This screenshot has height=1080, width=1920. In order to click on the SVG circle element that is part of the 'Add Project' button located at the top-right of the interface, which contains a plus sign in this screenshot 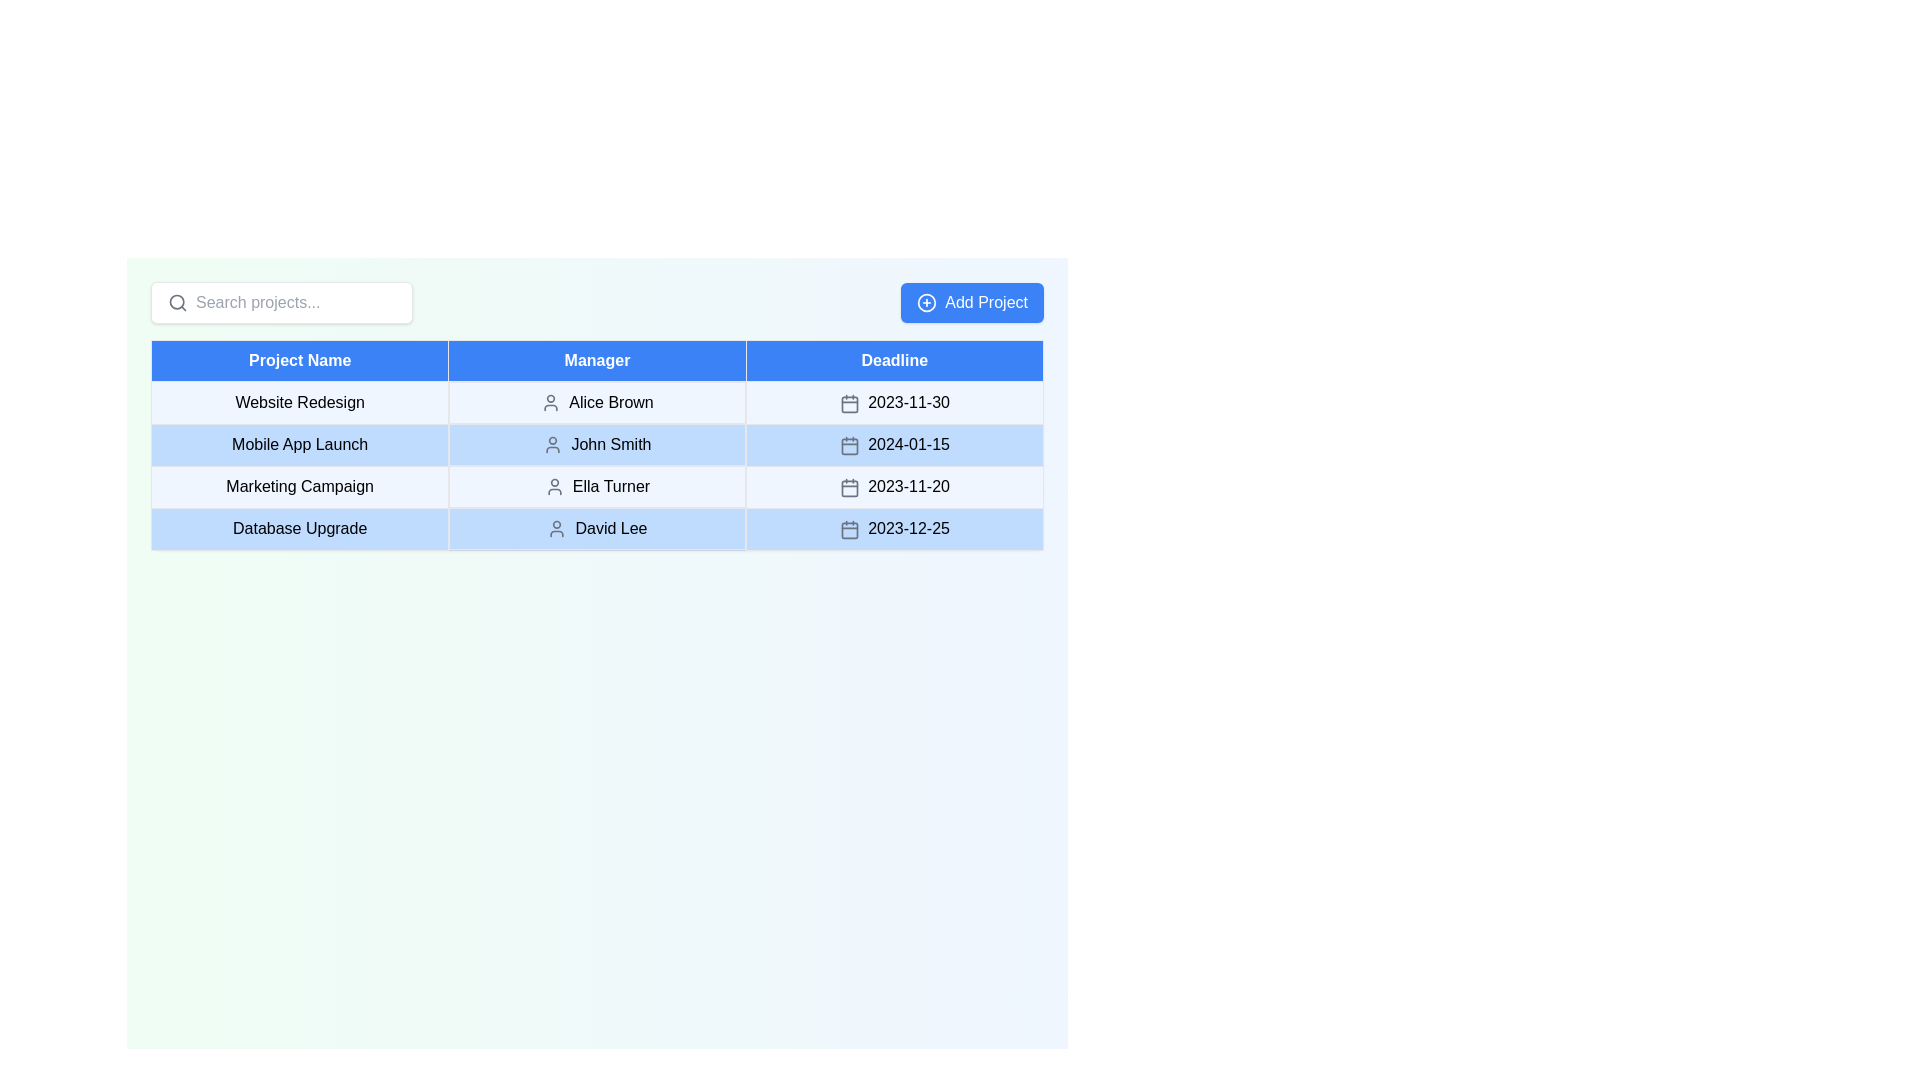, I will do `click(926, 303)`.